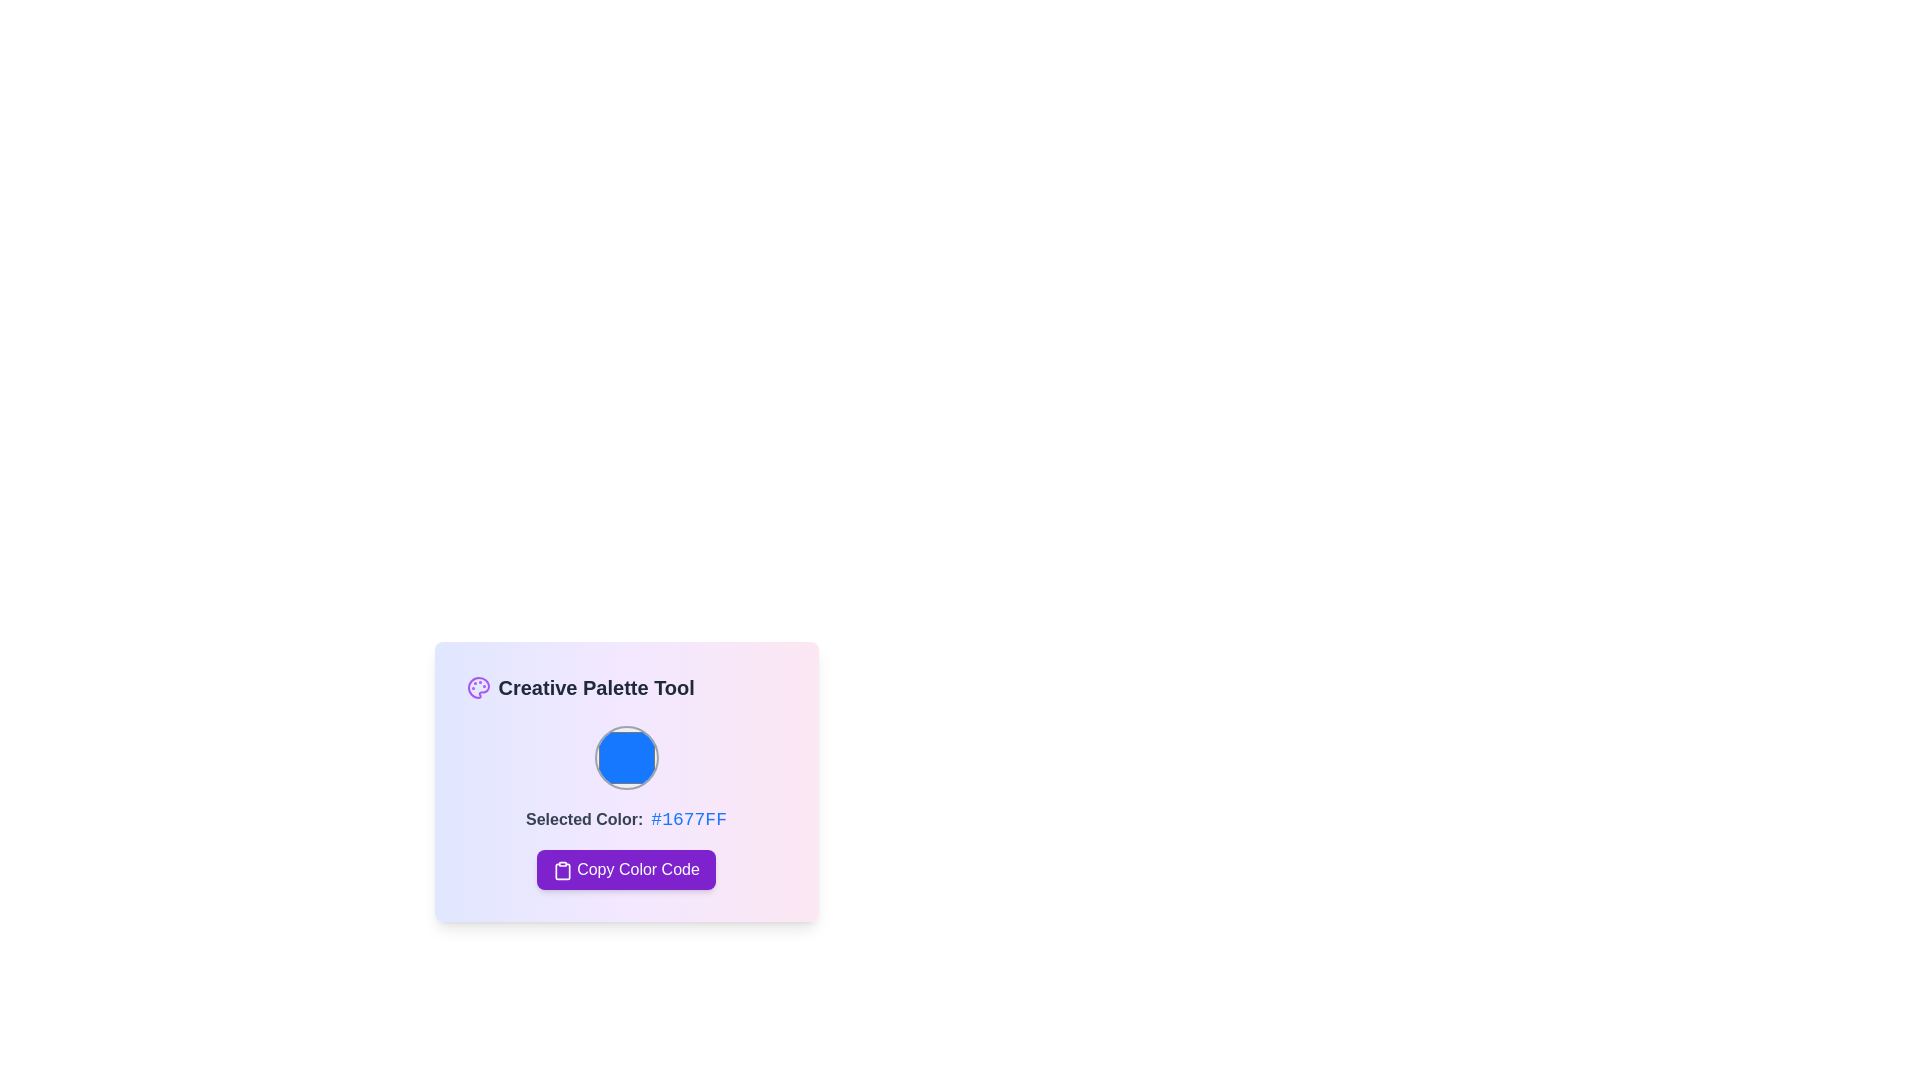  I want to click on the clipboard icon located to the left of the 'Copy Color Code' text in the button at the bottom of the panel, so click(562, 869).